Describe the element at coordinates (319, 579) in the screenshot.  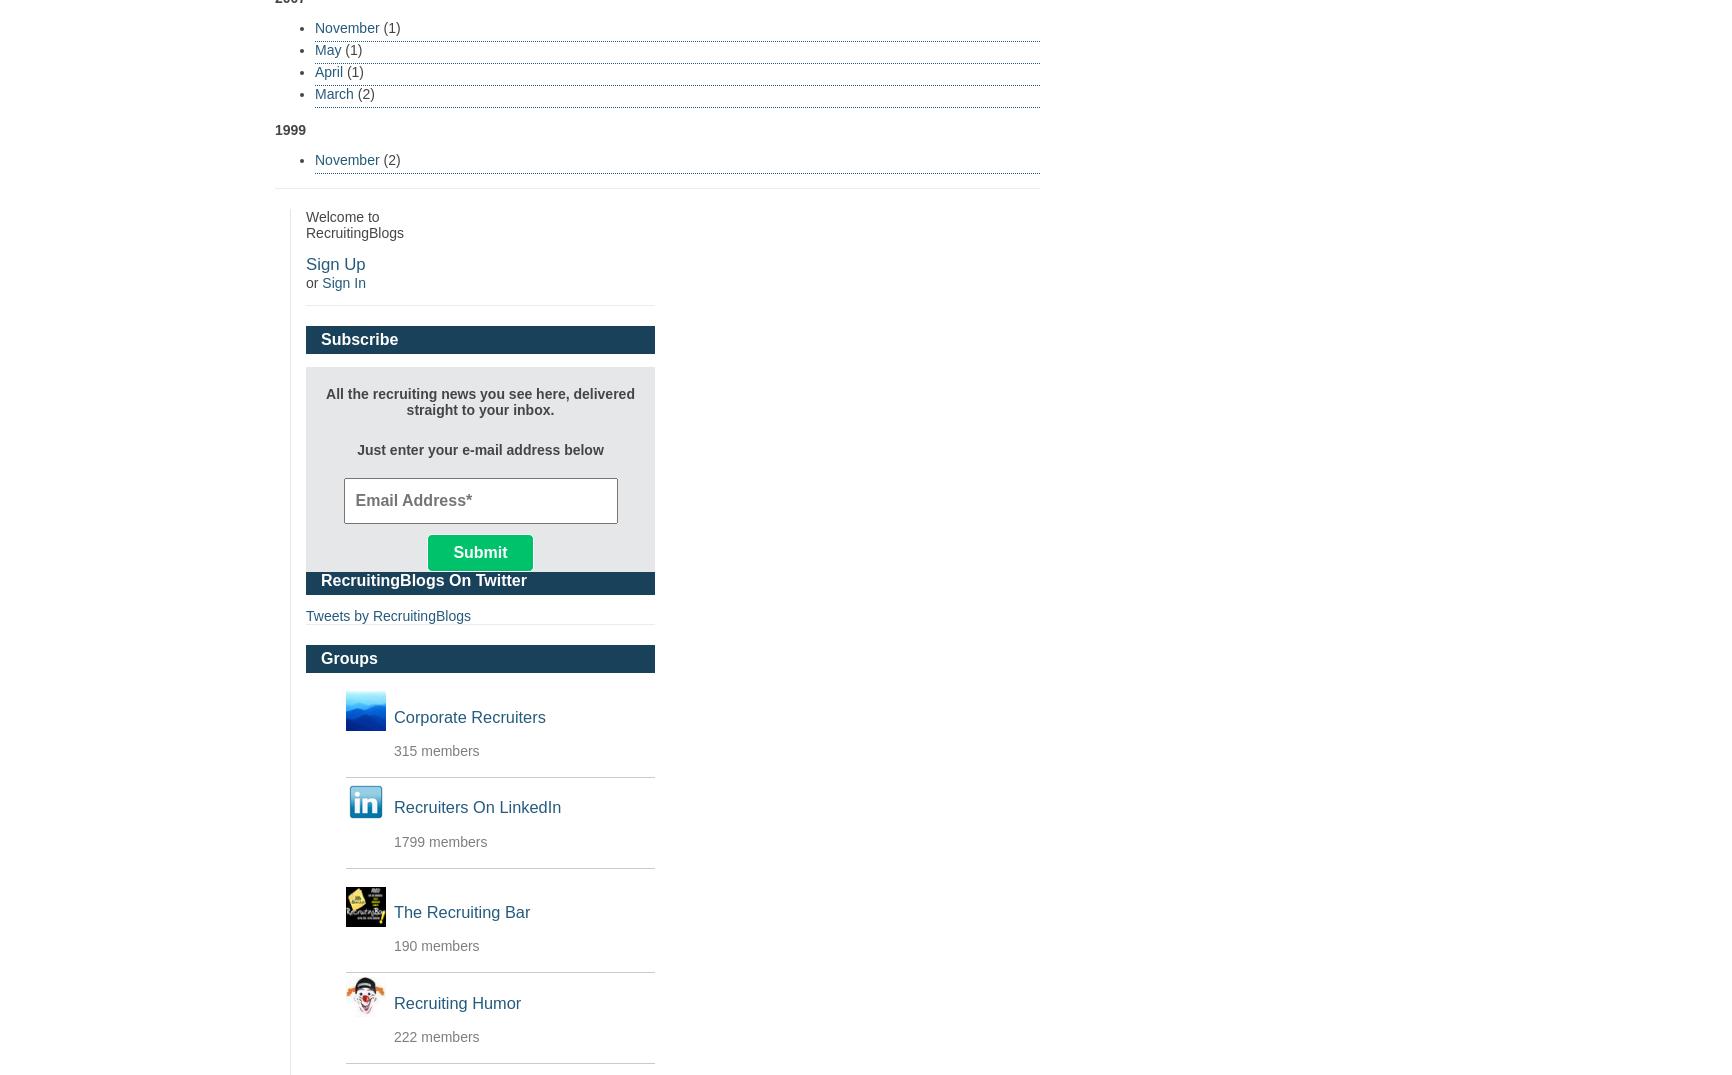
I see `'RecruitingBlogs on Twitter'` at that location.